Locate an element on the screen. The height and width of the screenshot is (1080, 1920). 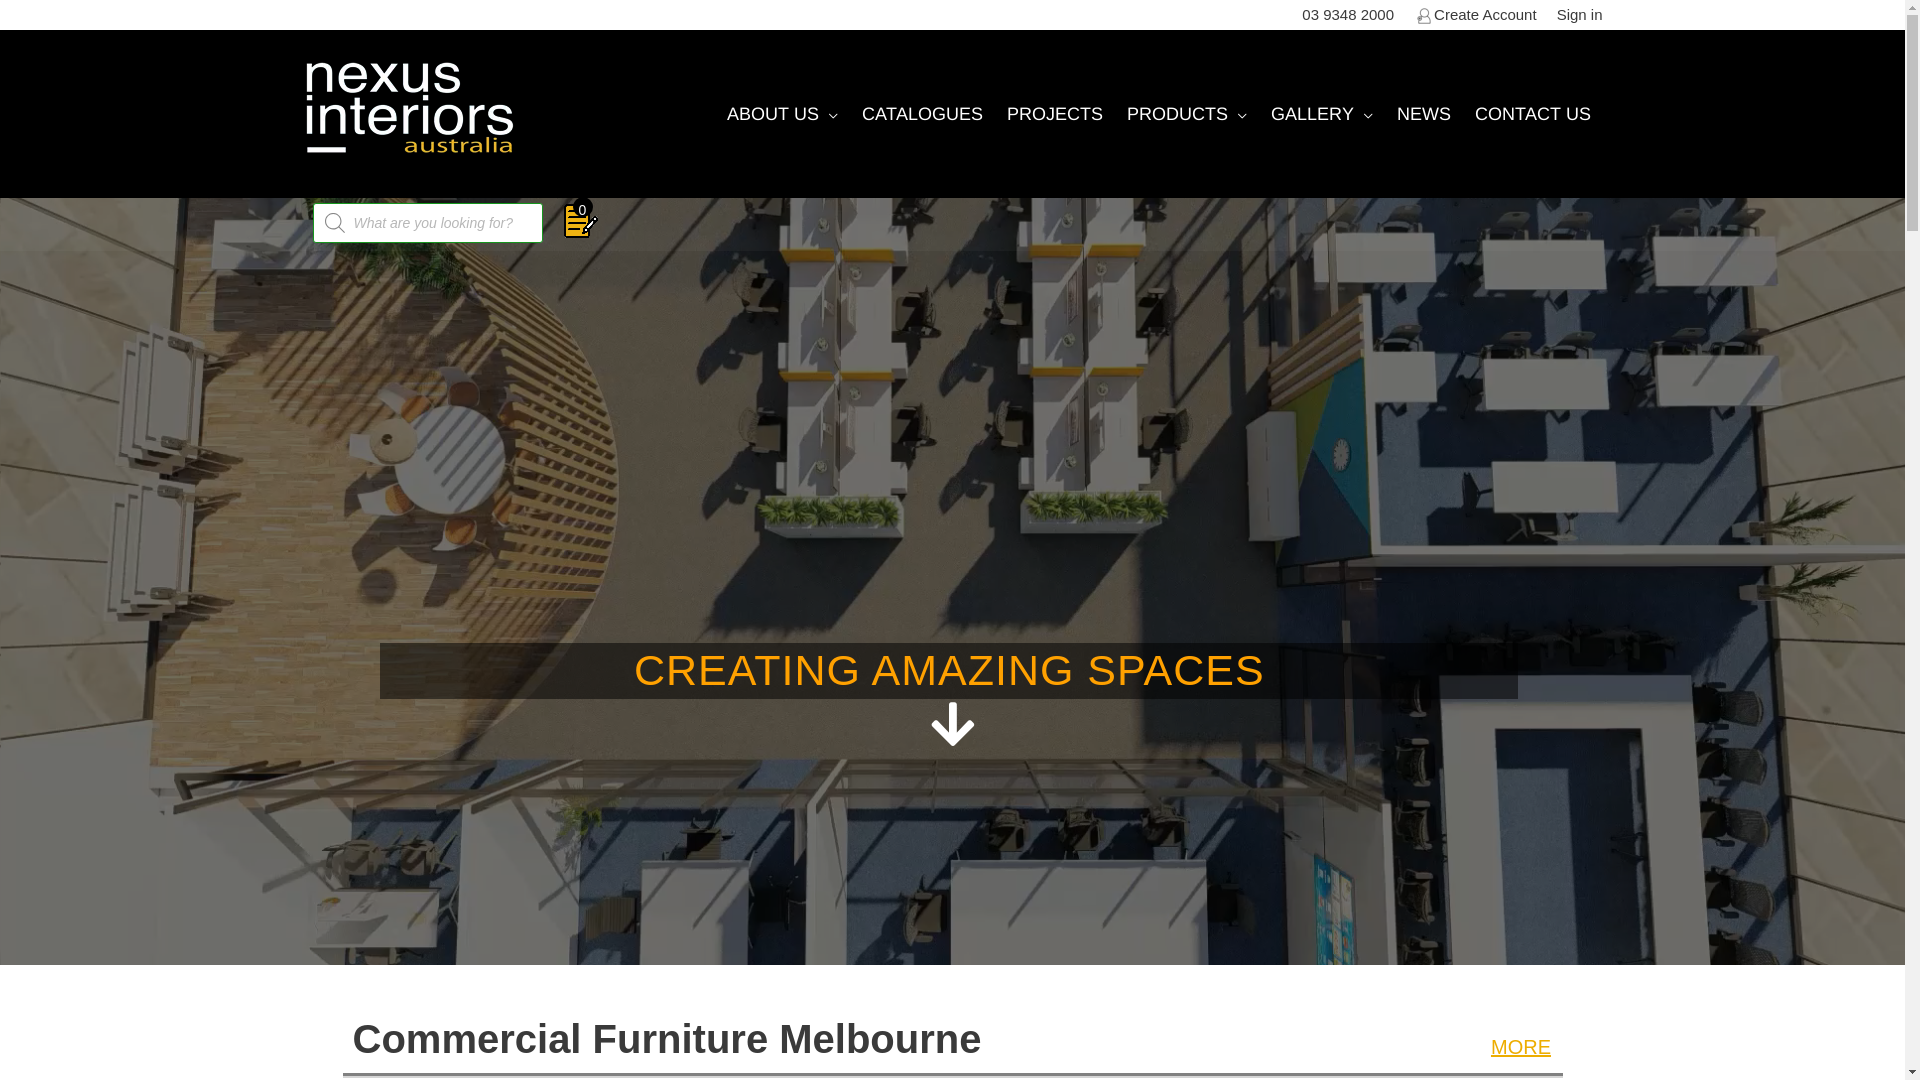
'ABOUT US' is located at coordinates (714, 114).